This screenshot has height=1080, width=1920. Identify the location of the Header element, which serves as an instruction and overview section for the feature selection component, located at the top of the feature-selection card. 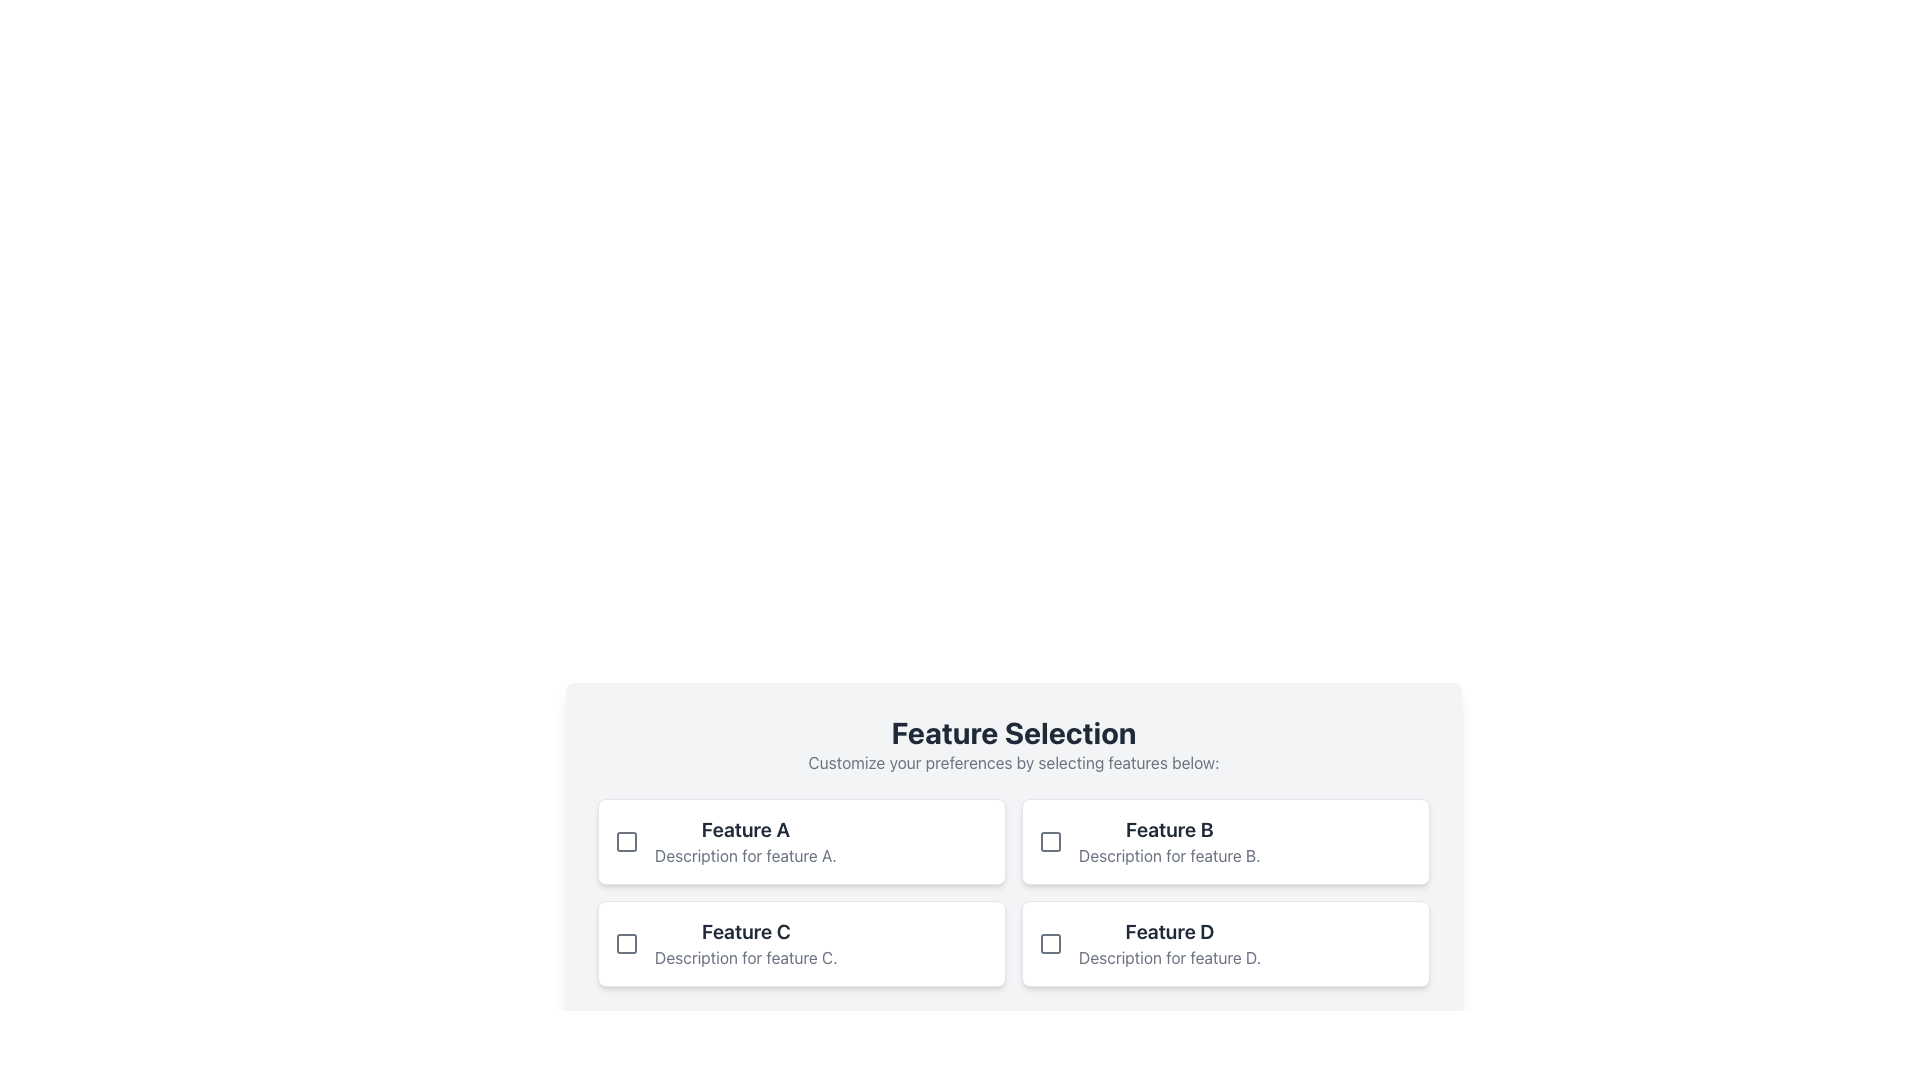
(1013, 744).